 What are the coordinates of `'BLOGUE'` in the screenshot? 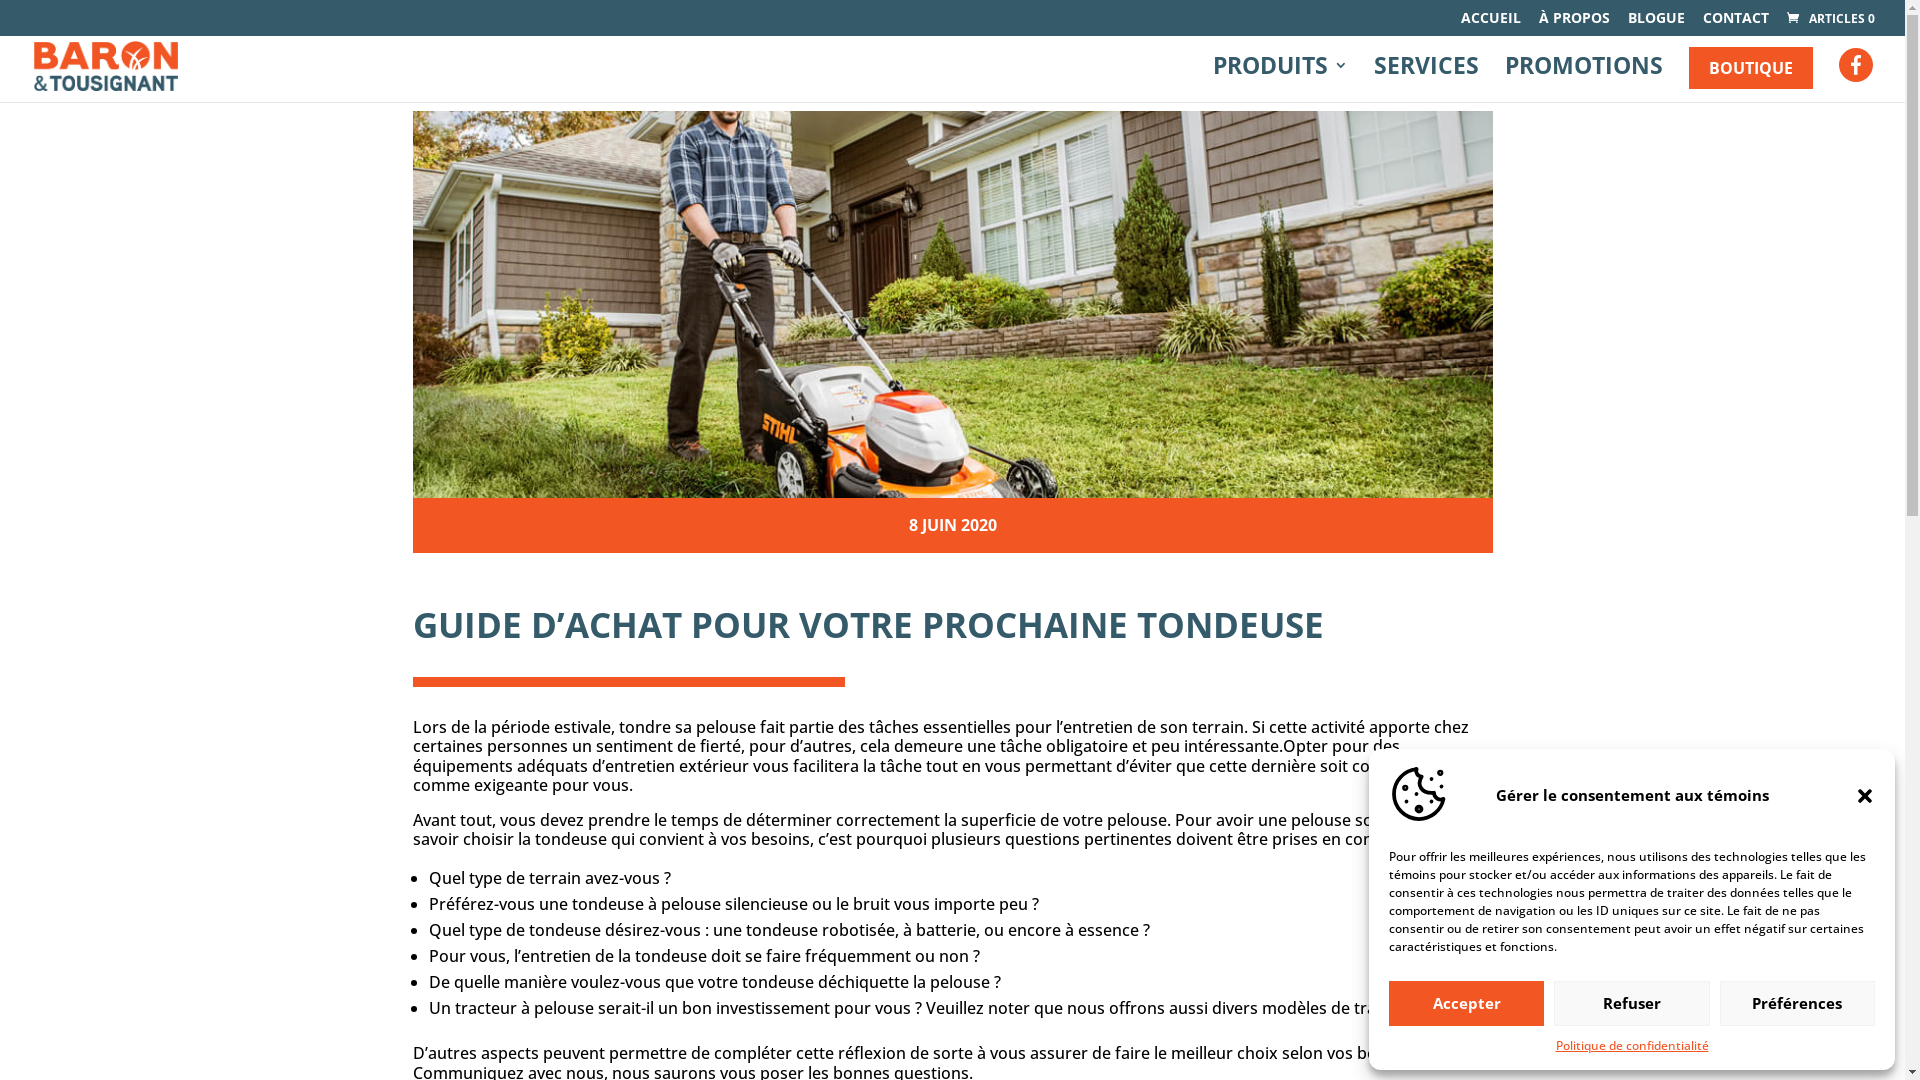 It's located at (1656, 23).